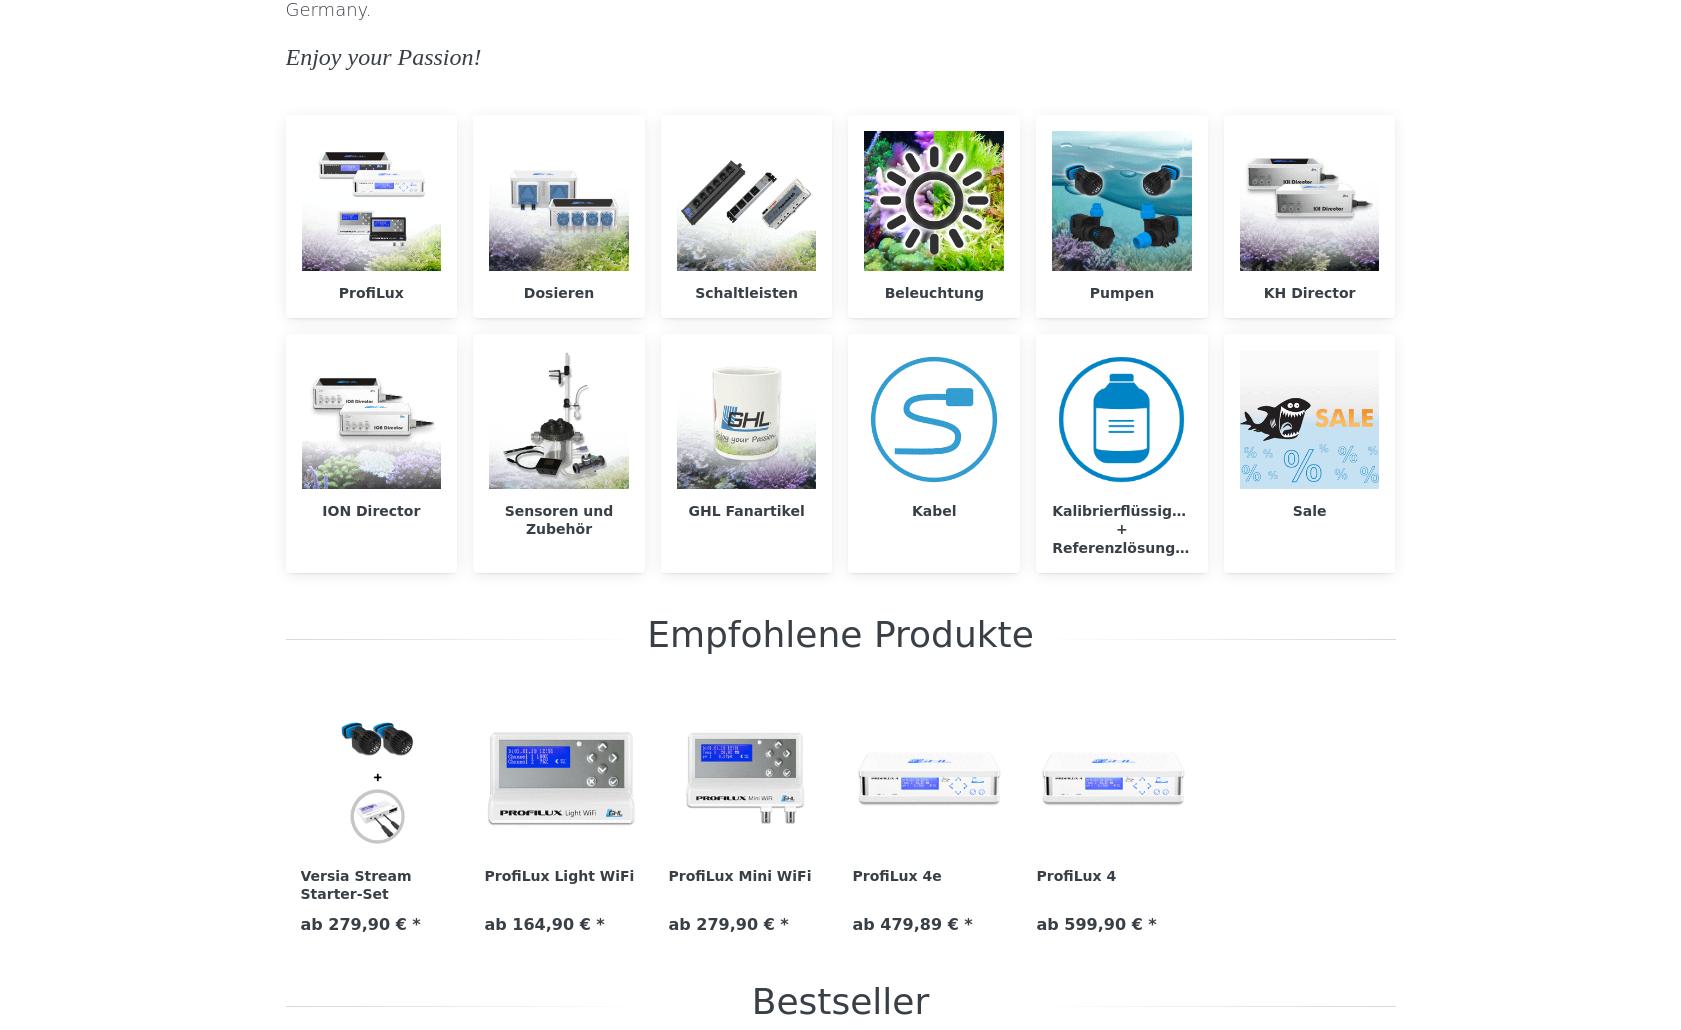  Describe the element at coordinates (1136, 529) in the screenshot. I see `'Kalibrierflüssigkeiten + Referenzlösungen'` at that location.